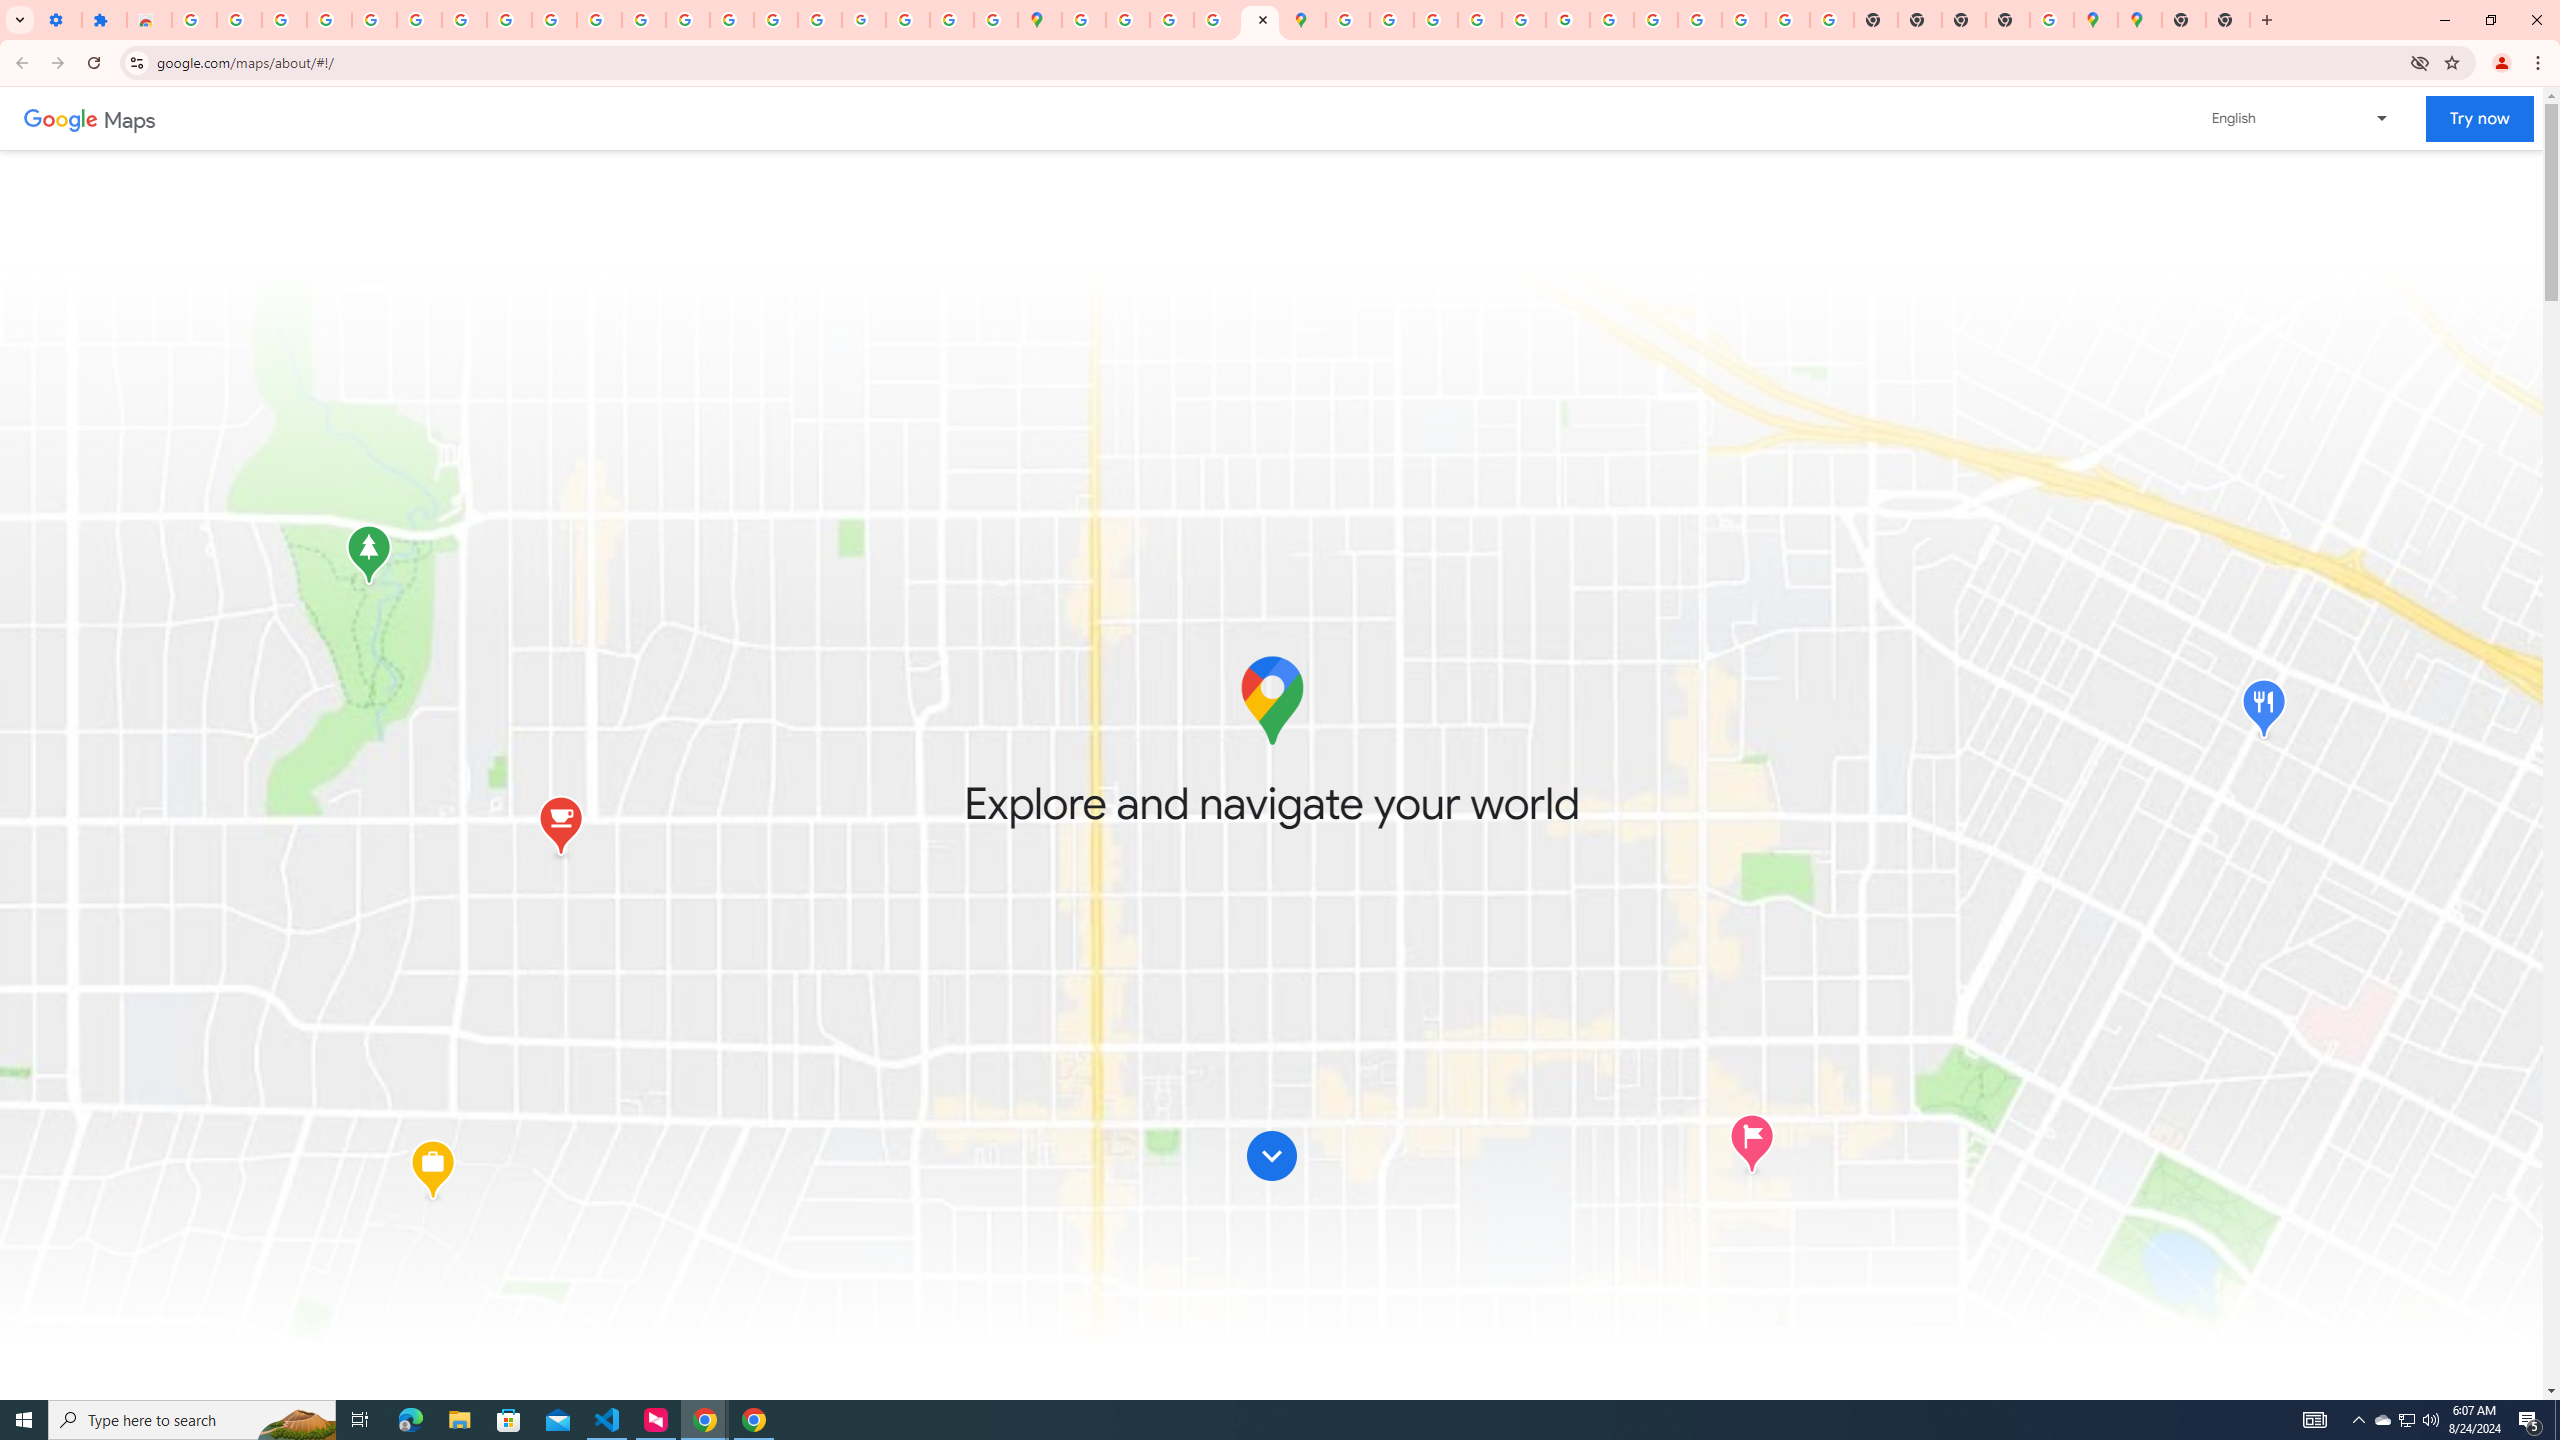  I want to click on 'Privacy Help Center - Policies Help', so click(1479, 19).